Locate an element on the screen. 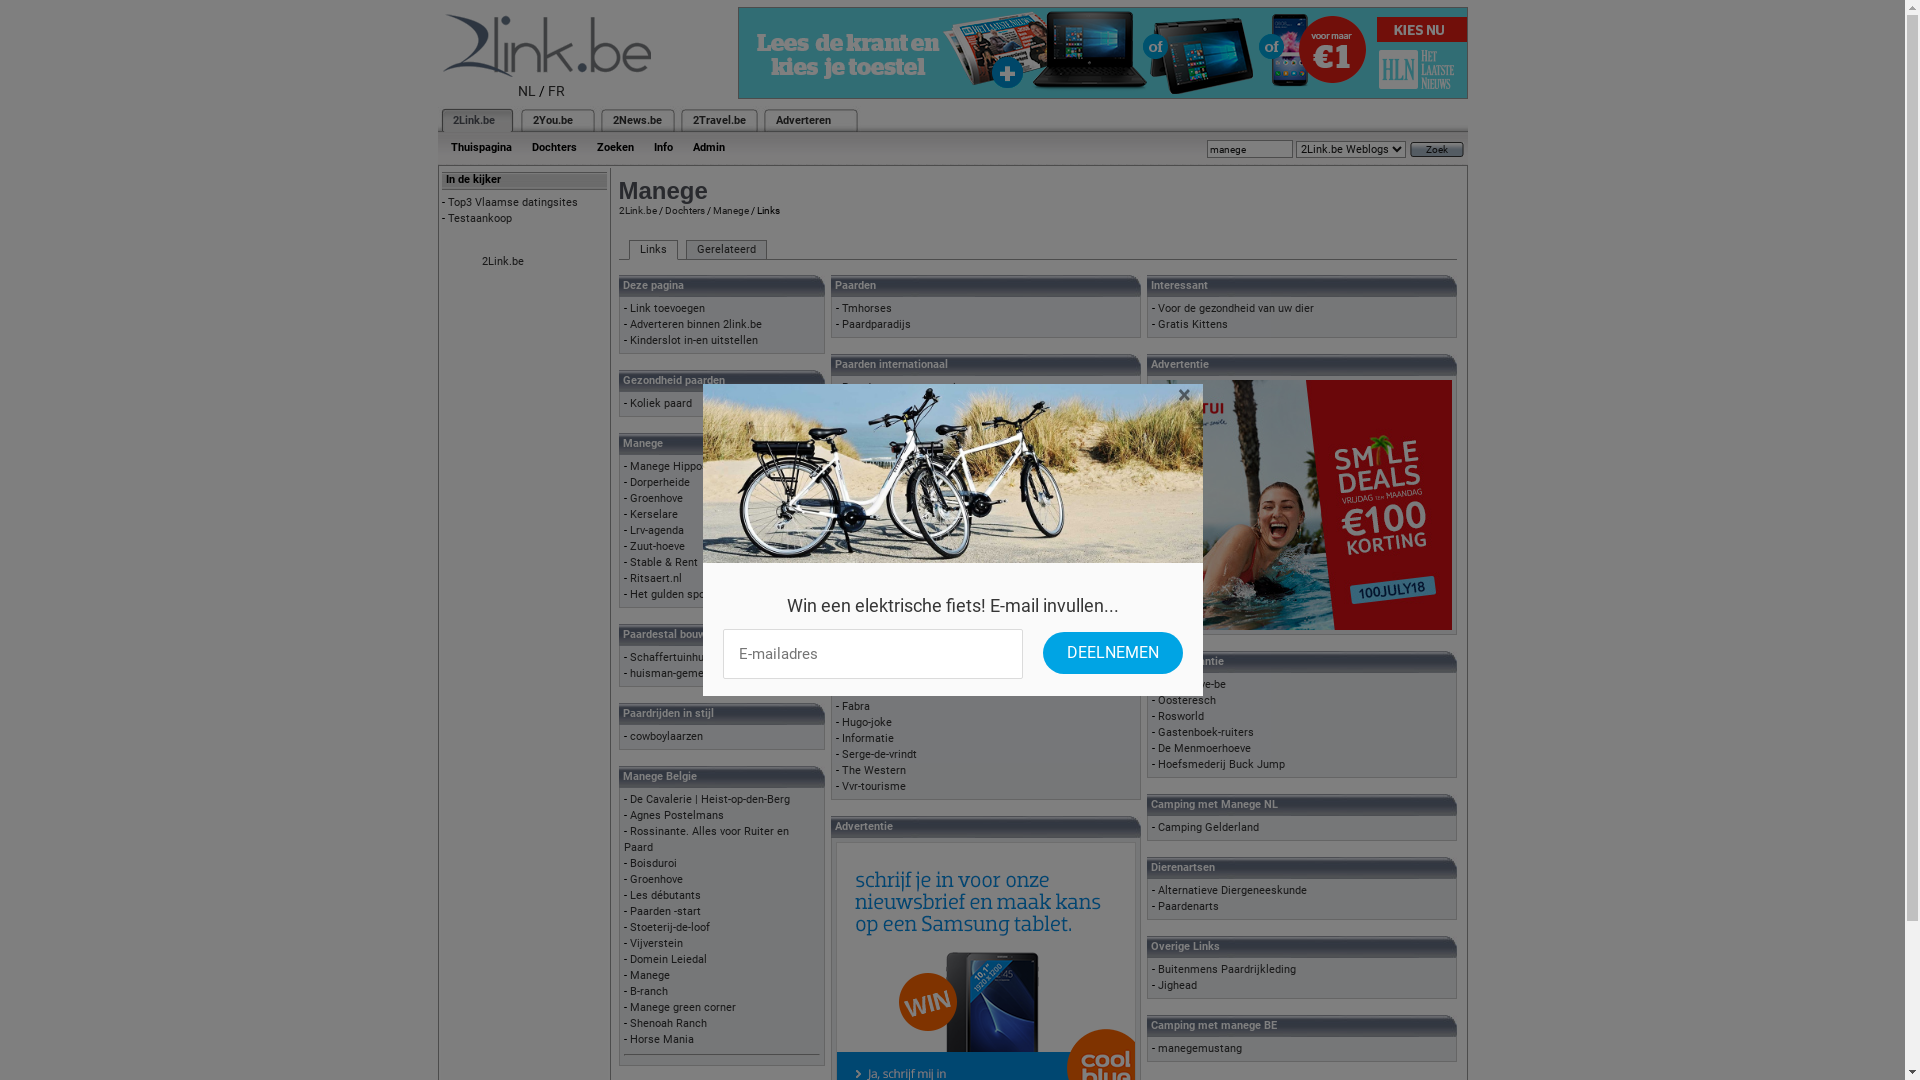 This screenshot has width=1920, height=1080. 'Dochters' is located at coordinates (683, 210).